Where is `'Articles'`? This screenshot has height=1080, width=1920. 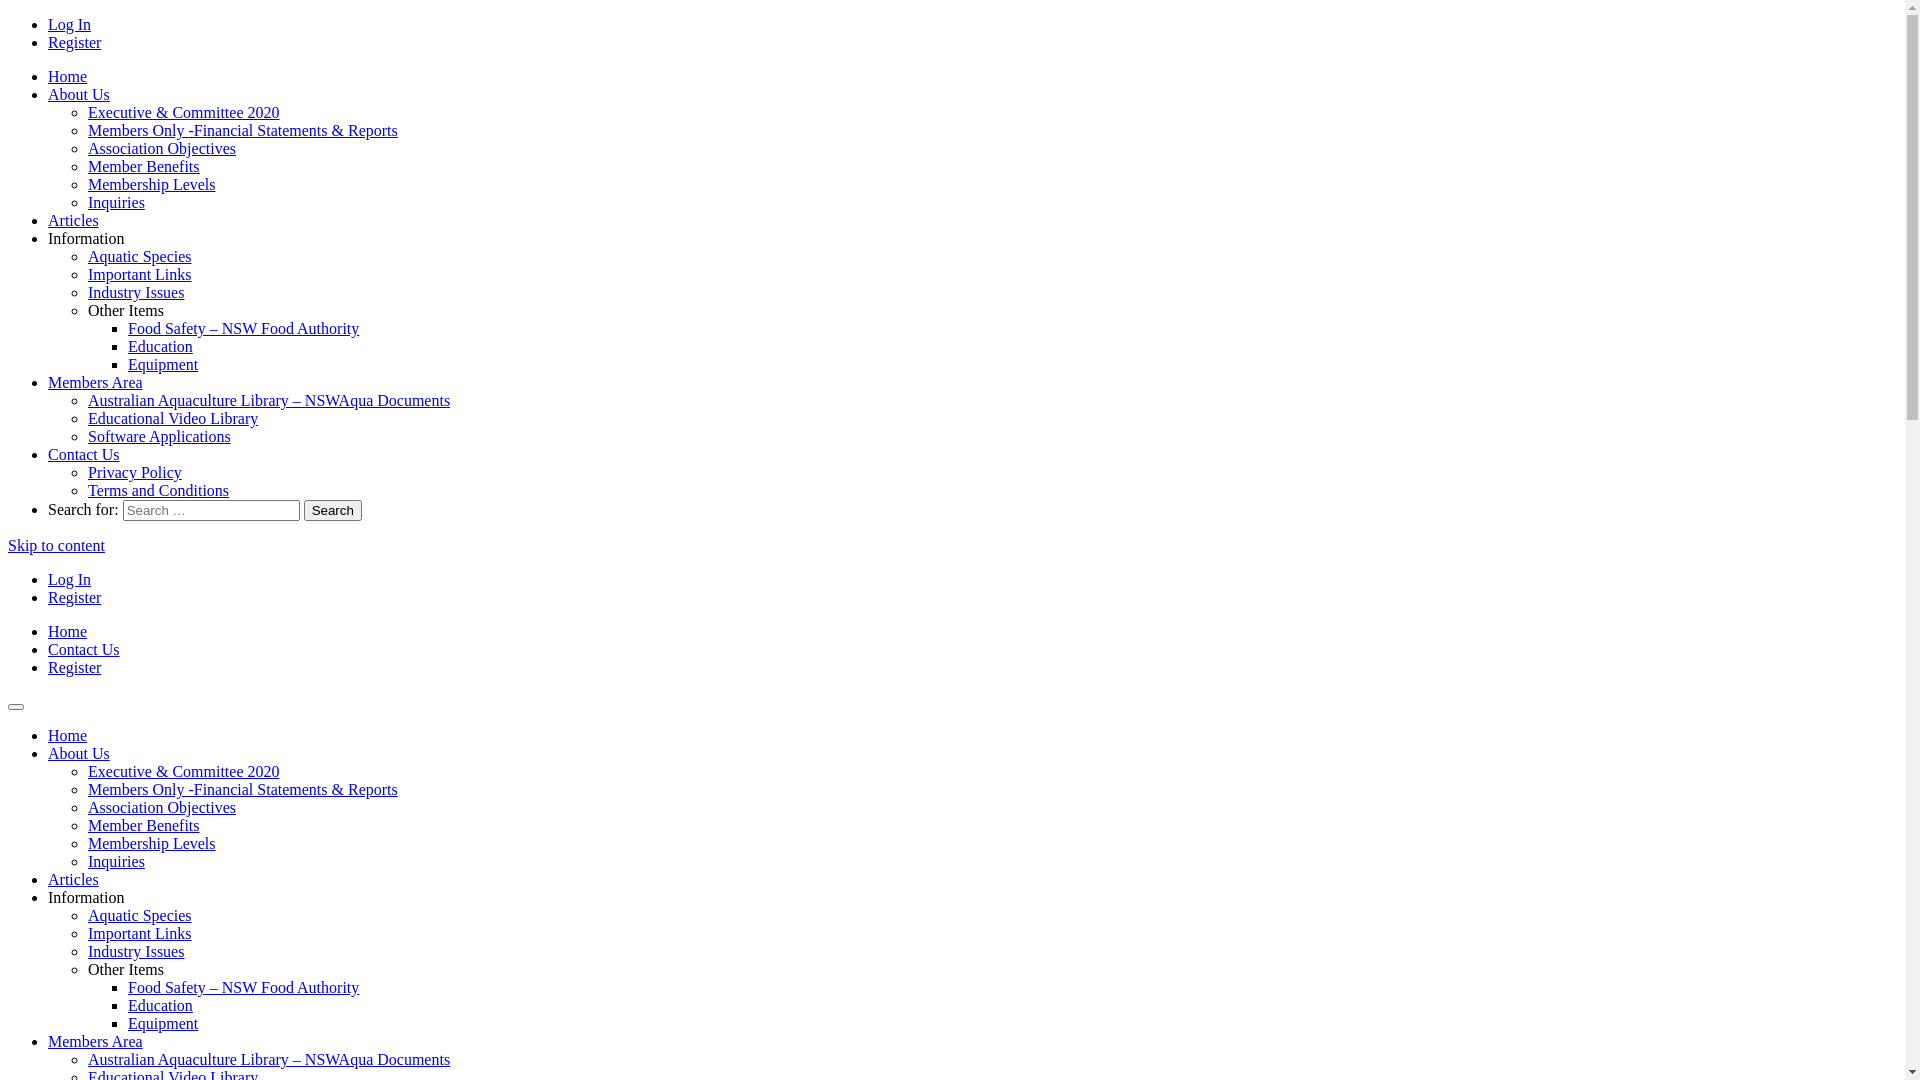
'Articles' is located at coordinates (73, 220).